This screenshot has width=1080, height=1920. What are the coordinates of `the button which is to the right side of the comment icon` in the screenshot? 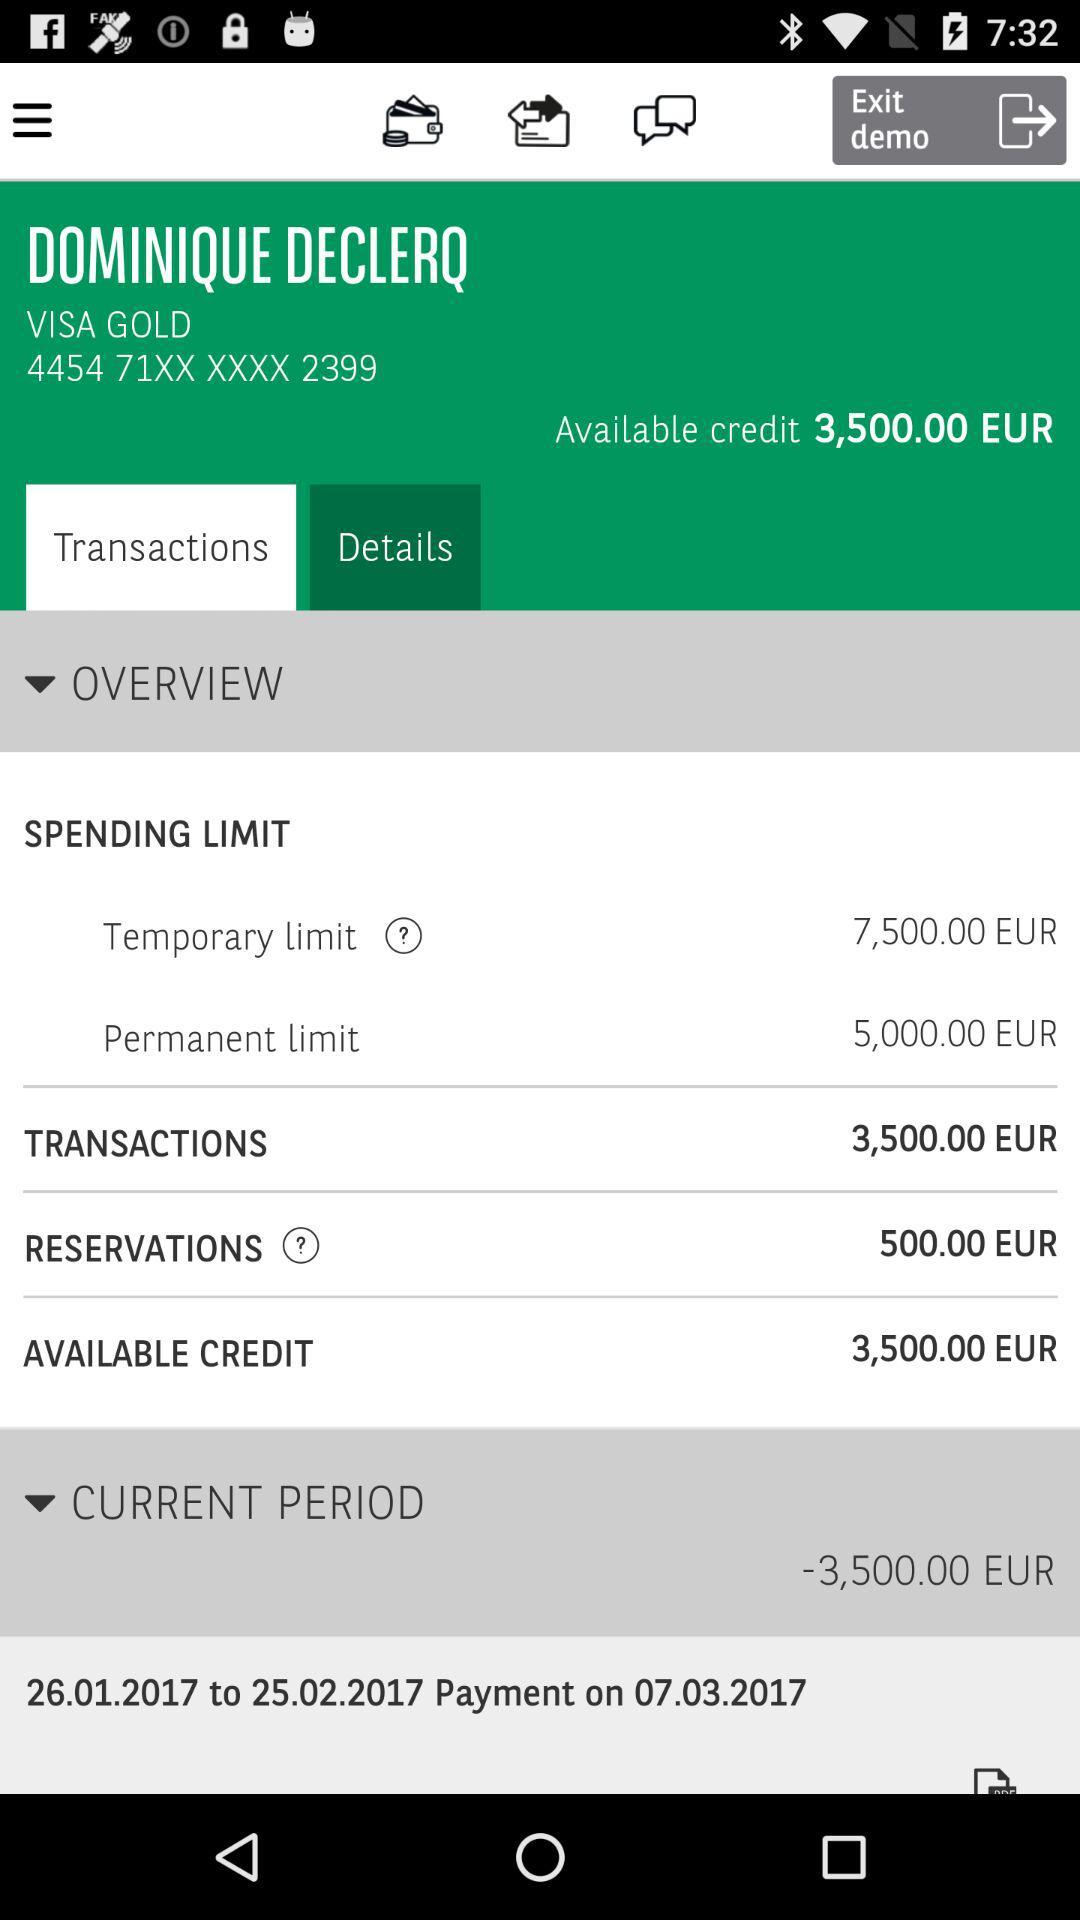 It's located at (948, 119).